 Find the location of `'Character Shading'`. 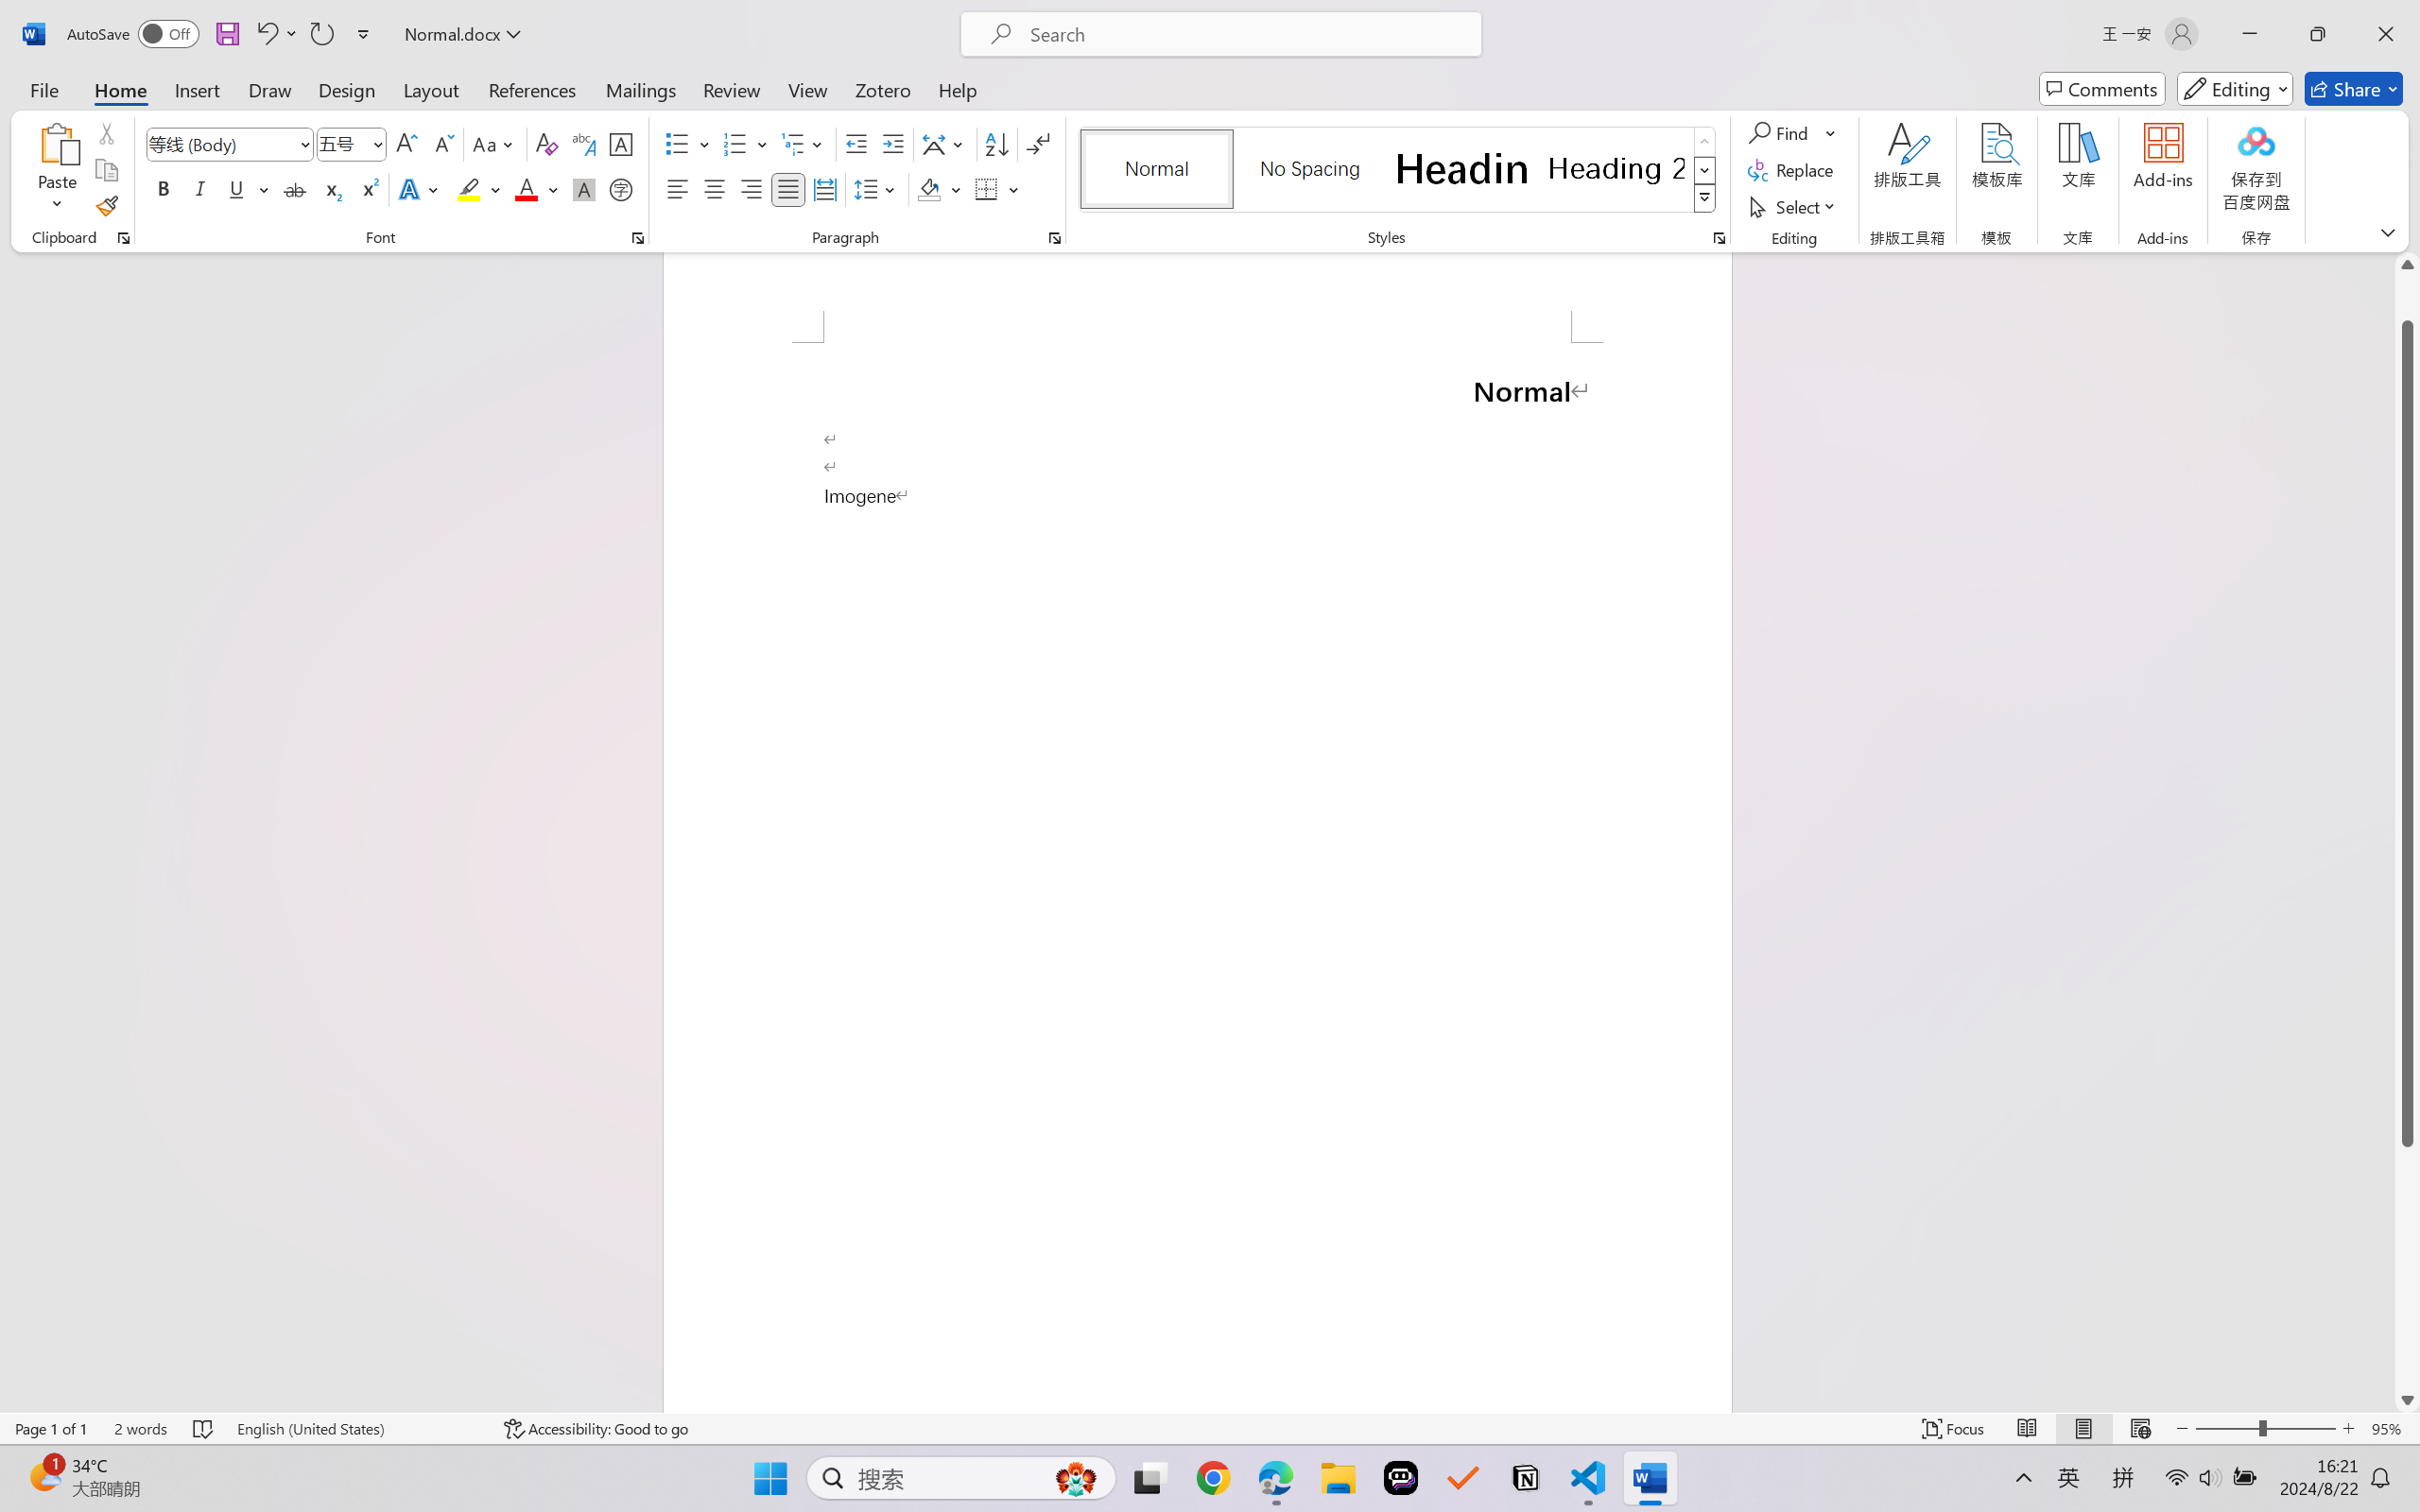

'Character Shading' is located at coordinates (581, 188).